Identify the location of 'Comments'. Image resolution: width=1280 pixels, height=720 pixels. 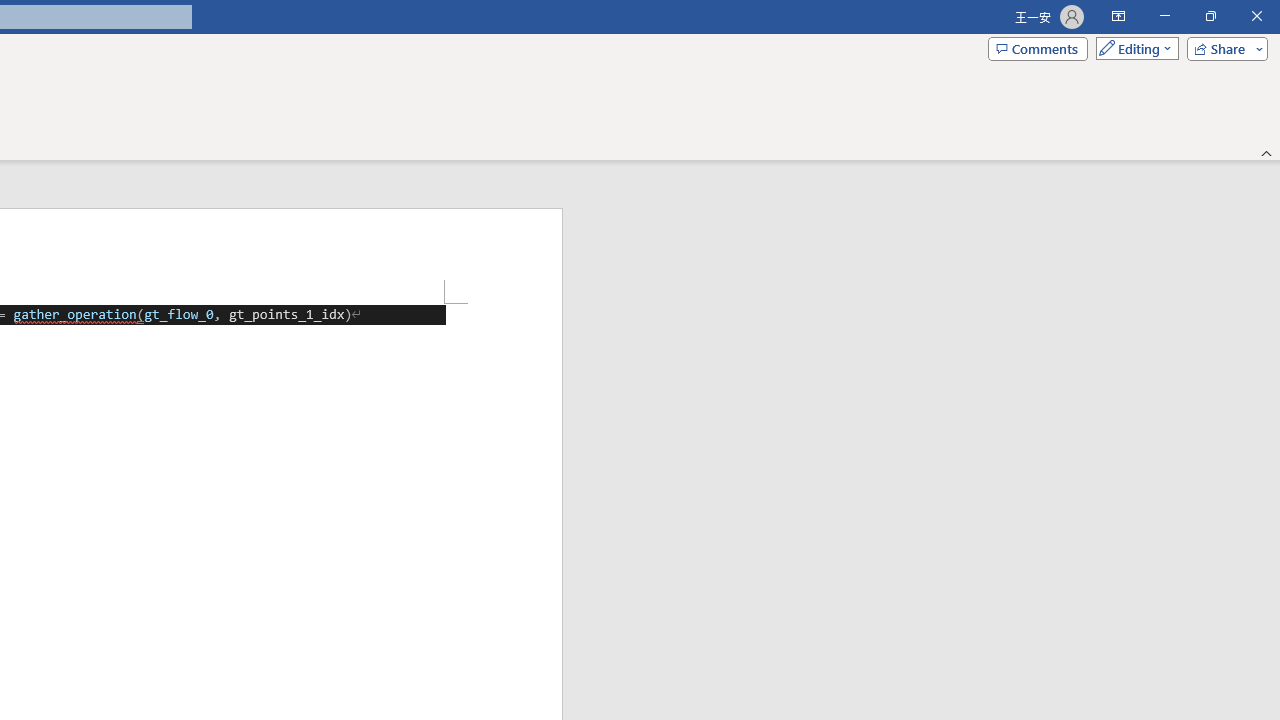
(1038, 47).